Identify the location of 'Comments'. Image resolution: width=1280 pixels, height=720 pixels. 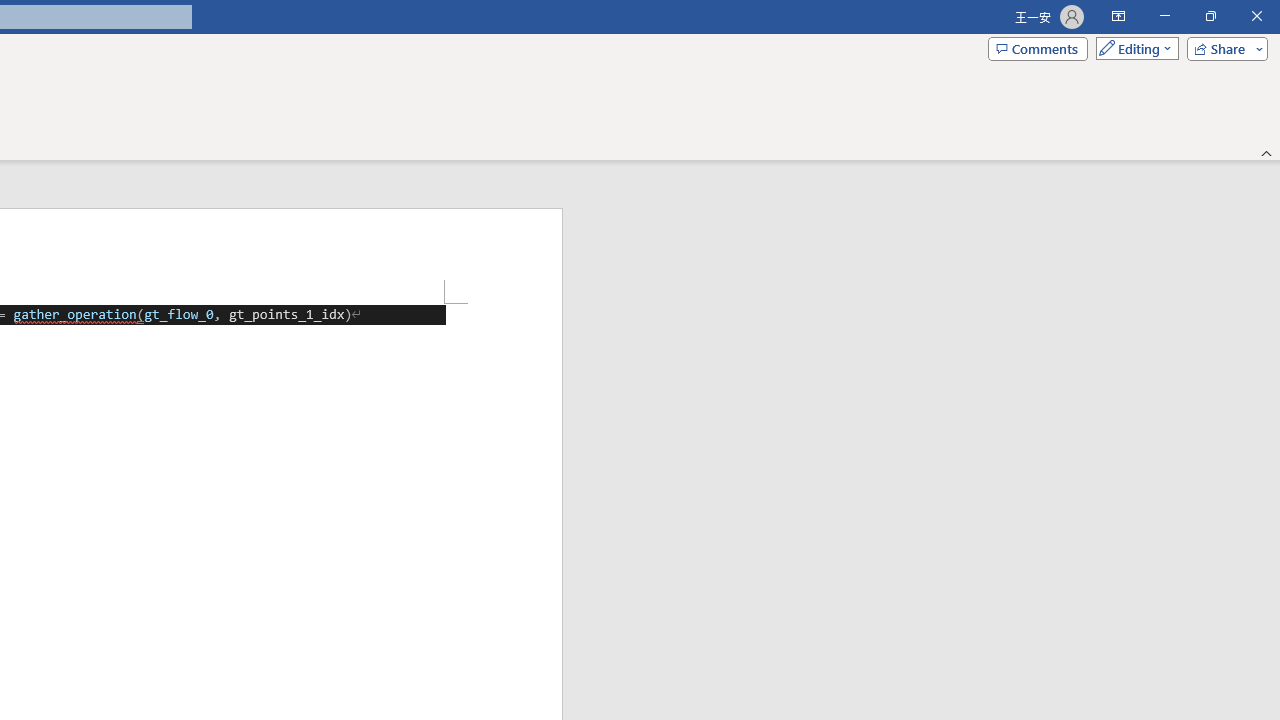
(1038, 47).